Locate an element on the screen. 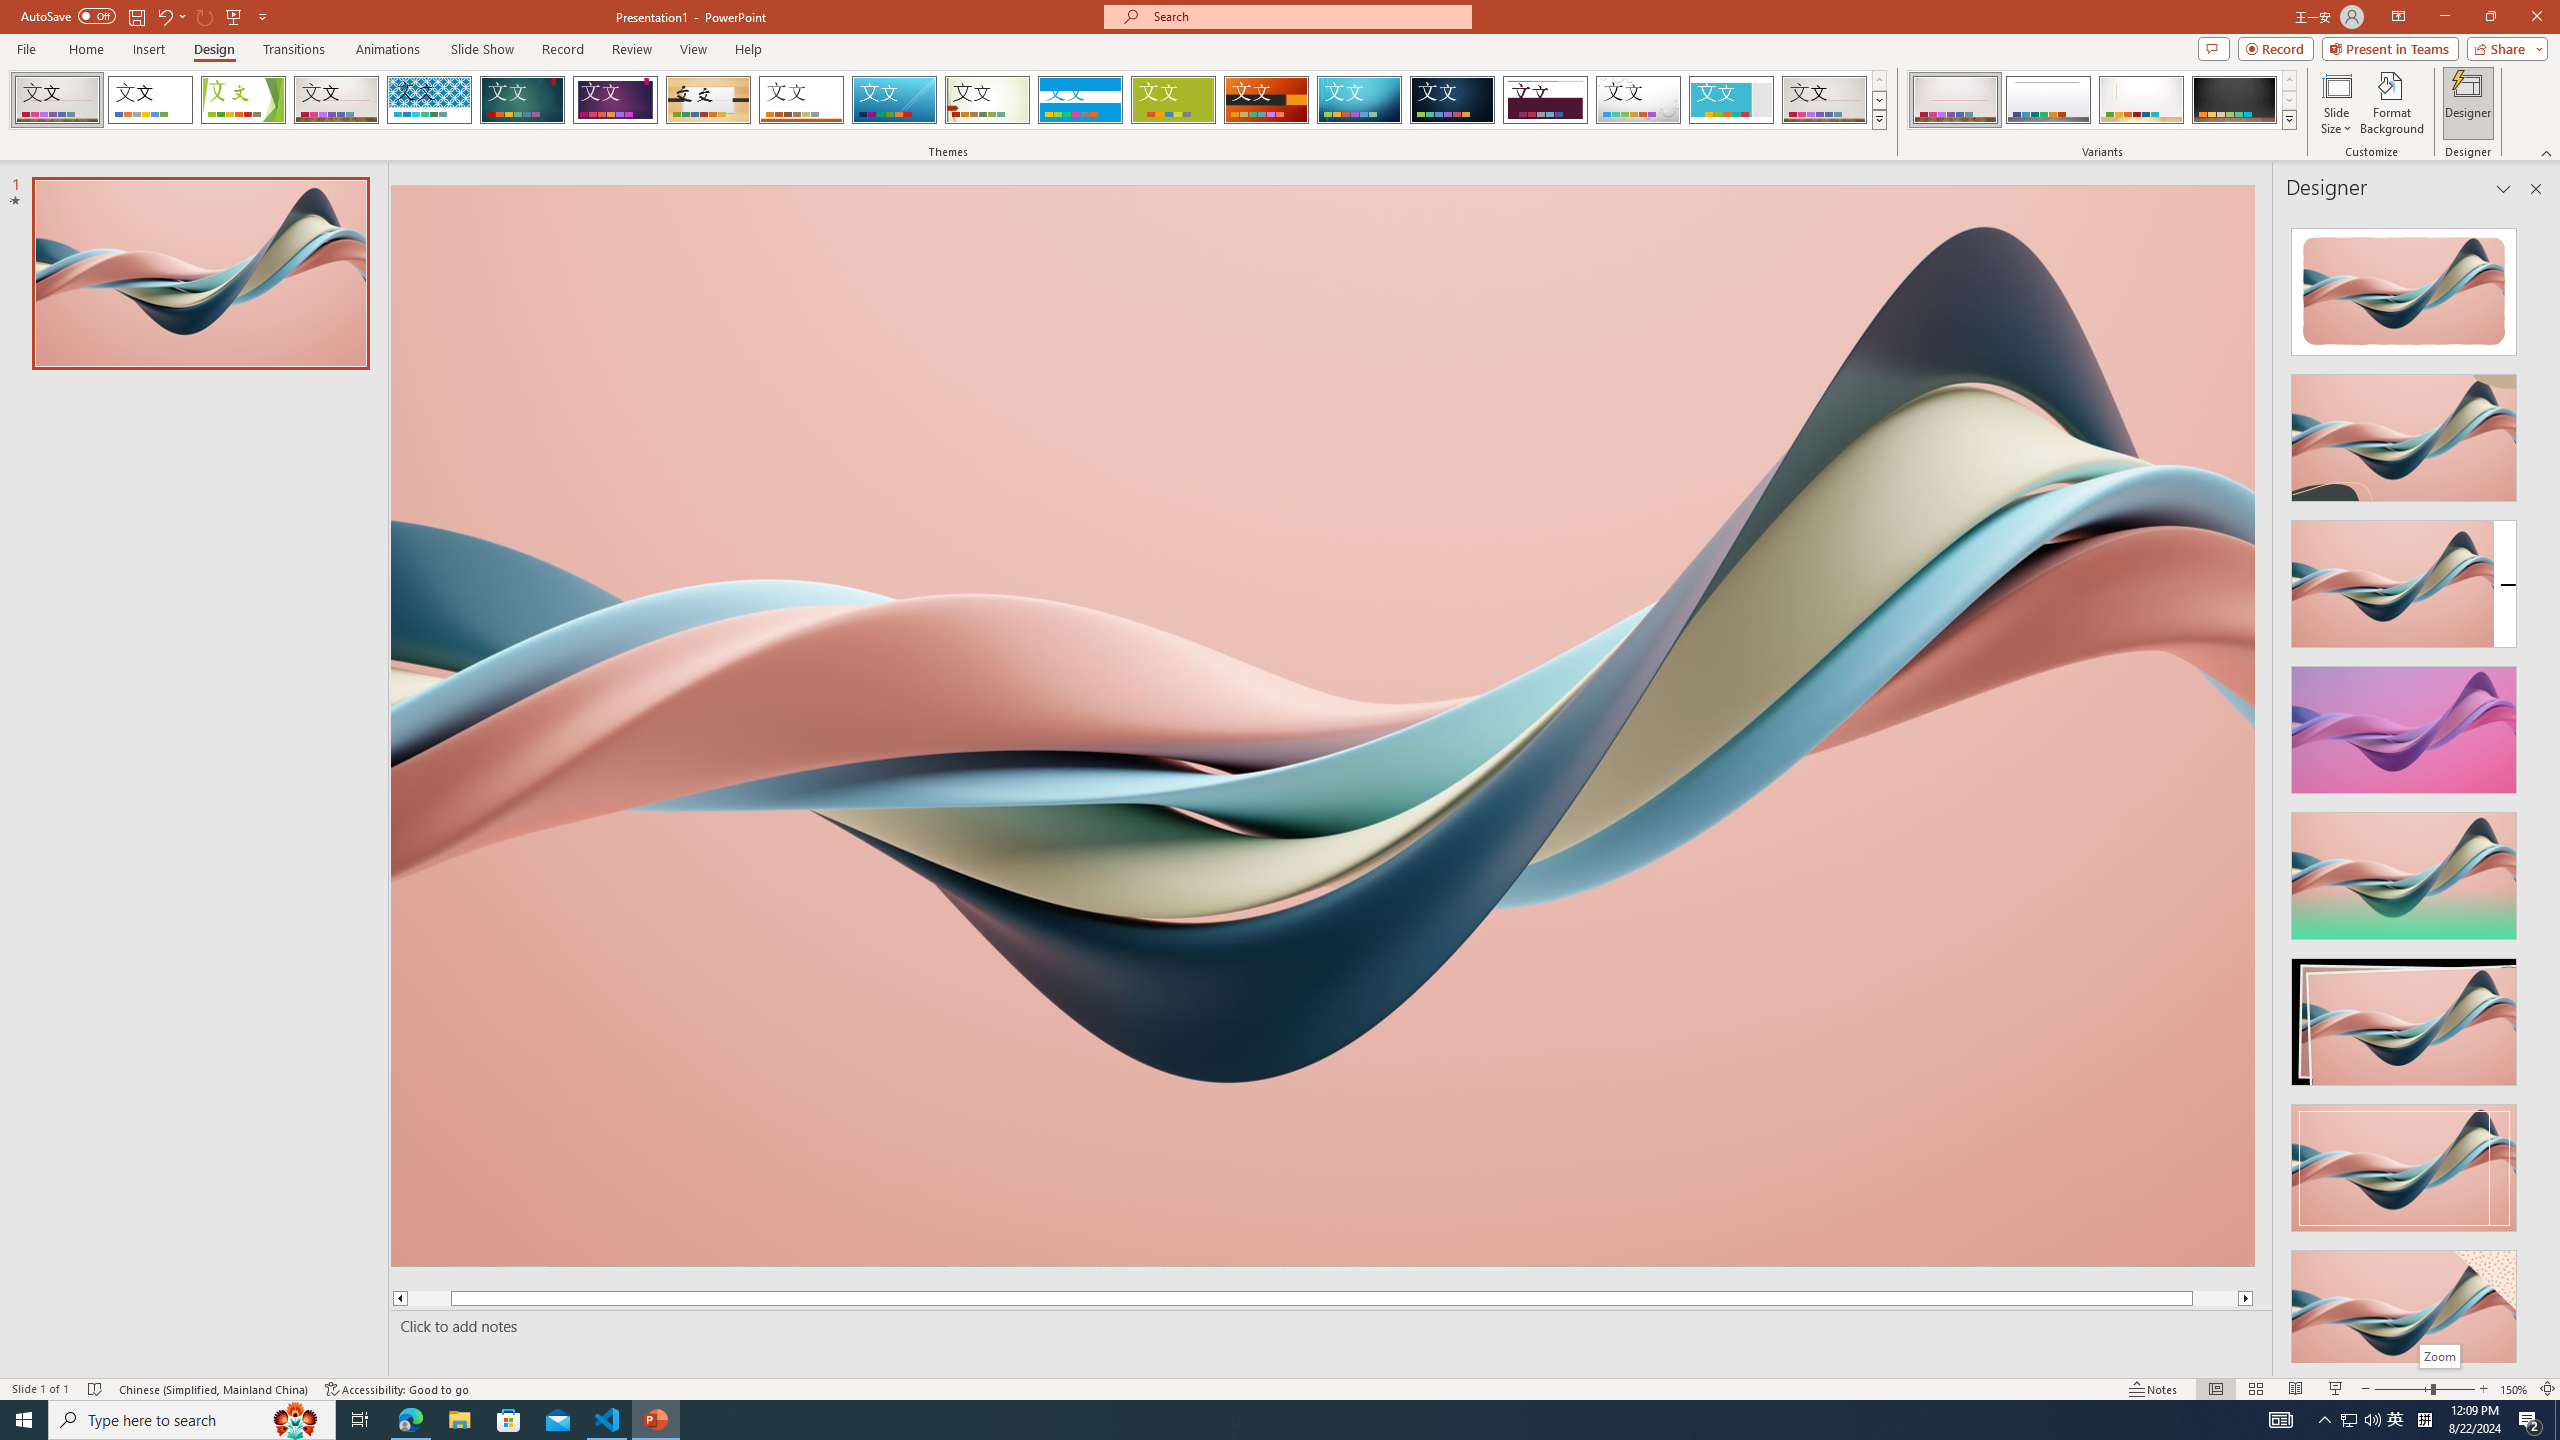 This screenshot has width=2560, height=1440. 'Gallery Variant 3' is located at coordinates (2140, 99).